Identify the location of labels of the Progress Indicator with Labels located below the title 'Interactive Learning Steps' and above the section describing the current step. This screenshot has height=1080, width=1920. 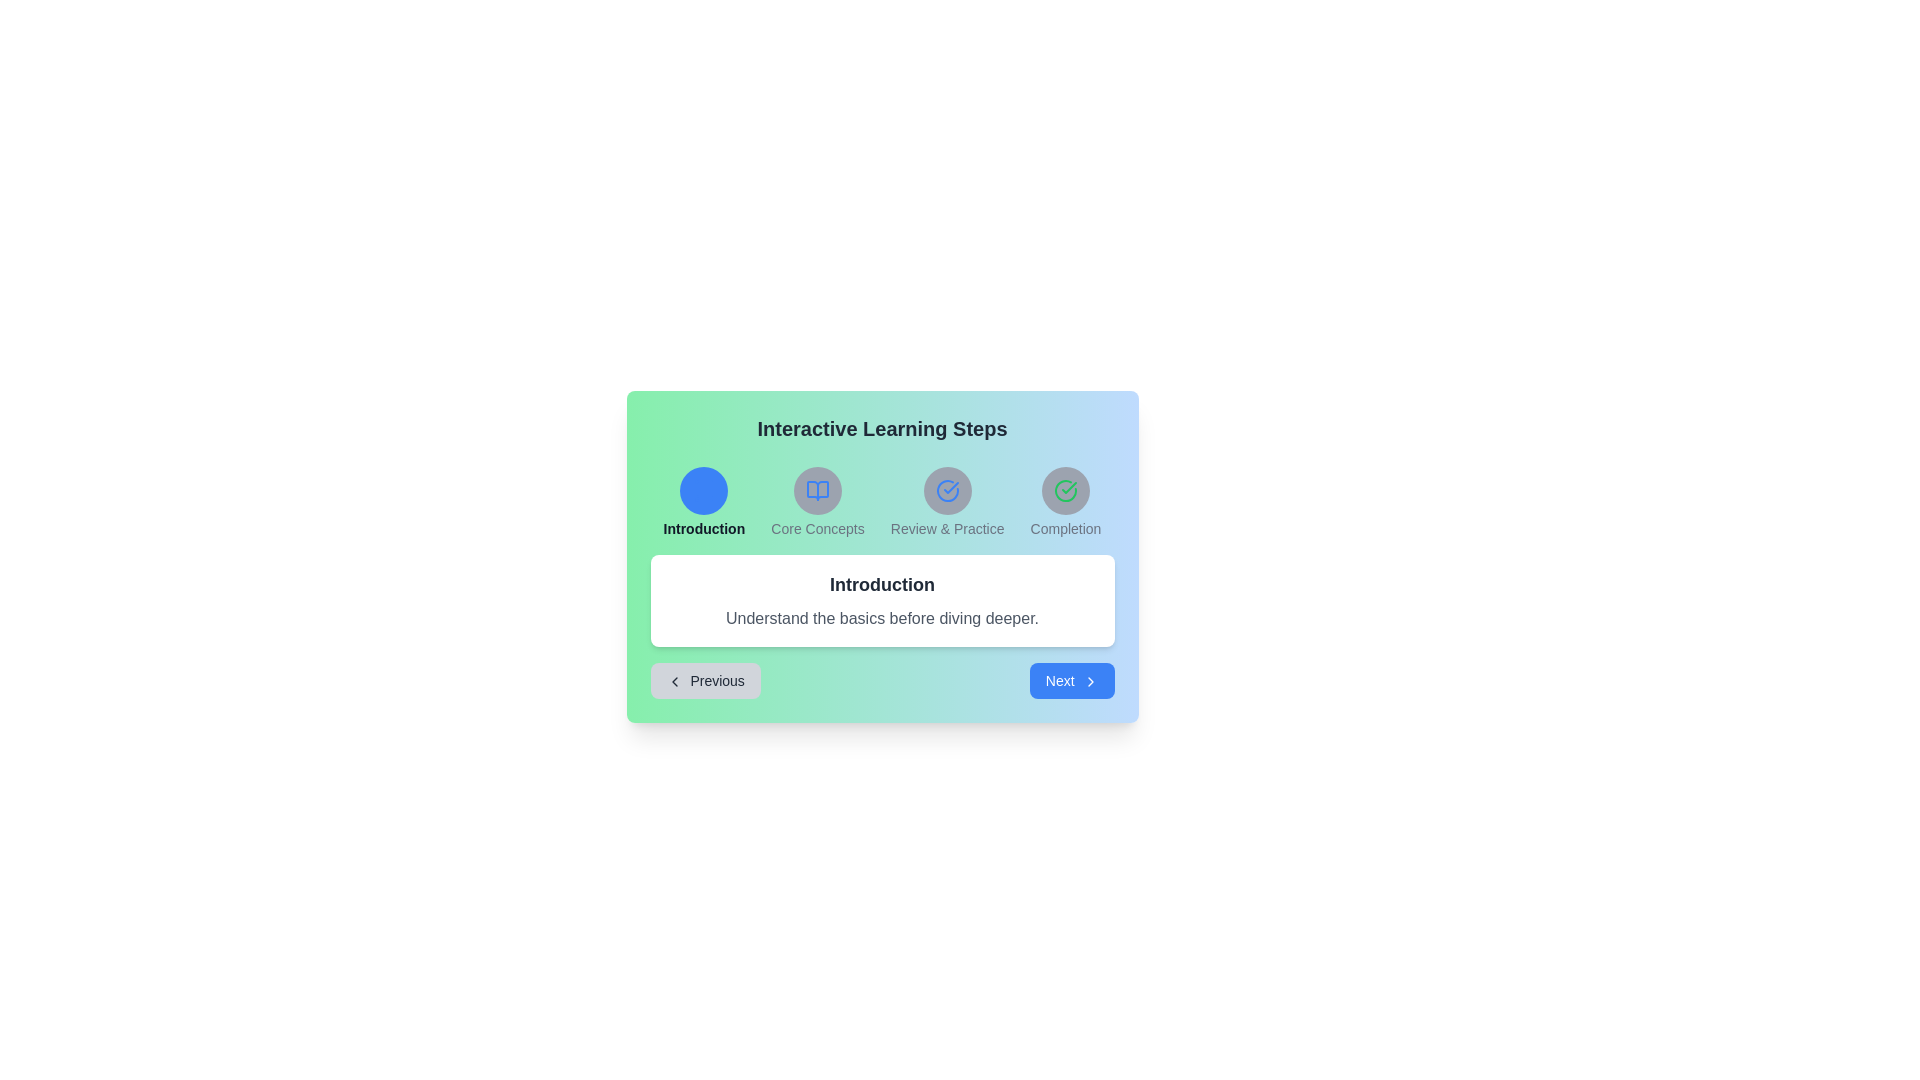
(881, 501).